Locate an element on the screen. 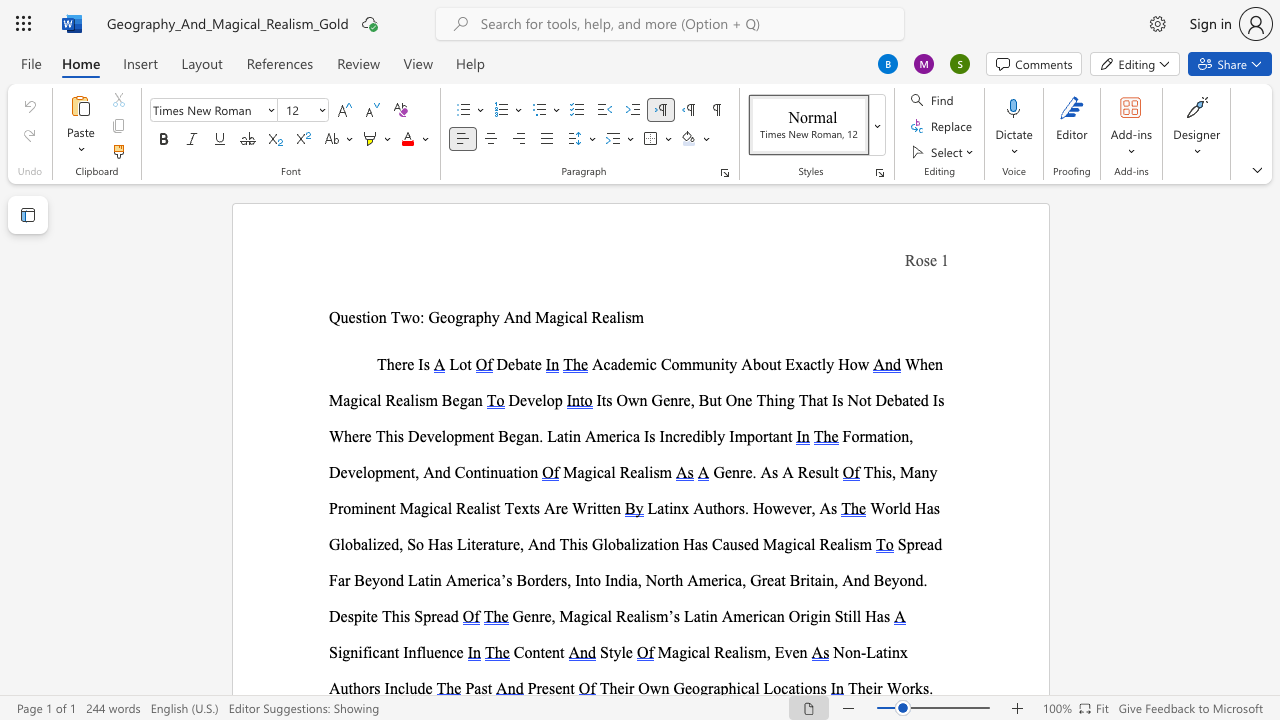  the 1th character "t" in the text is located at coordinates (397, 652).